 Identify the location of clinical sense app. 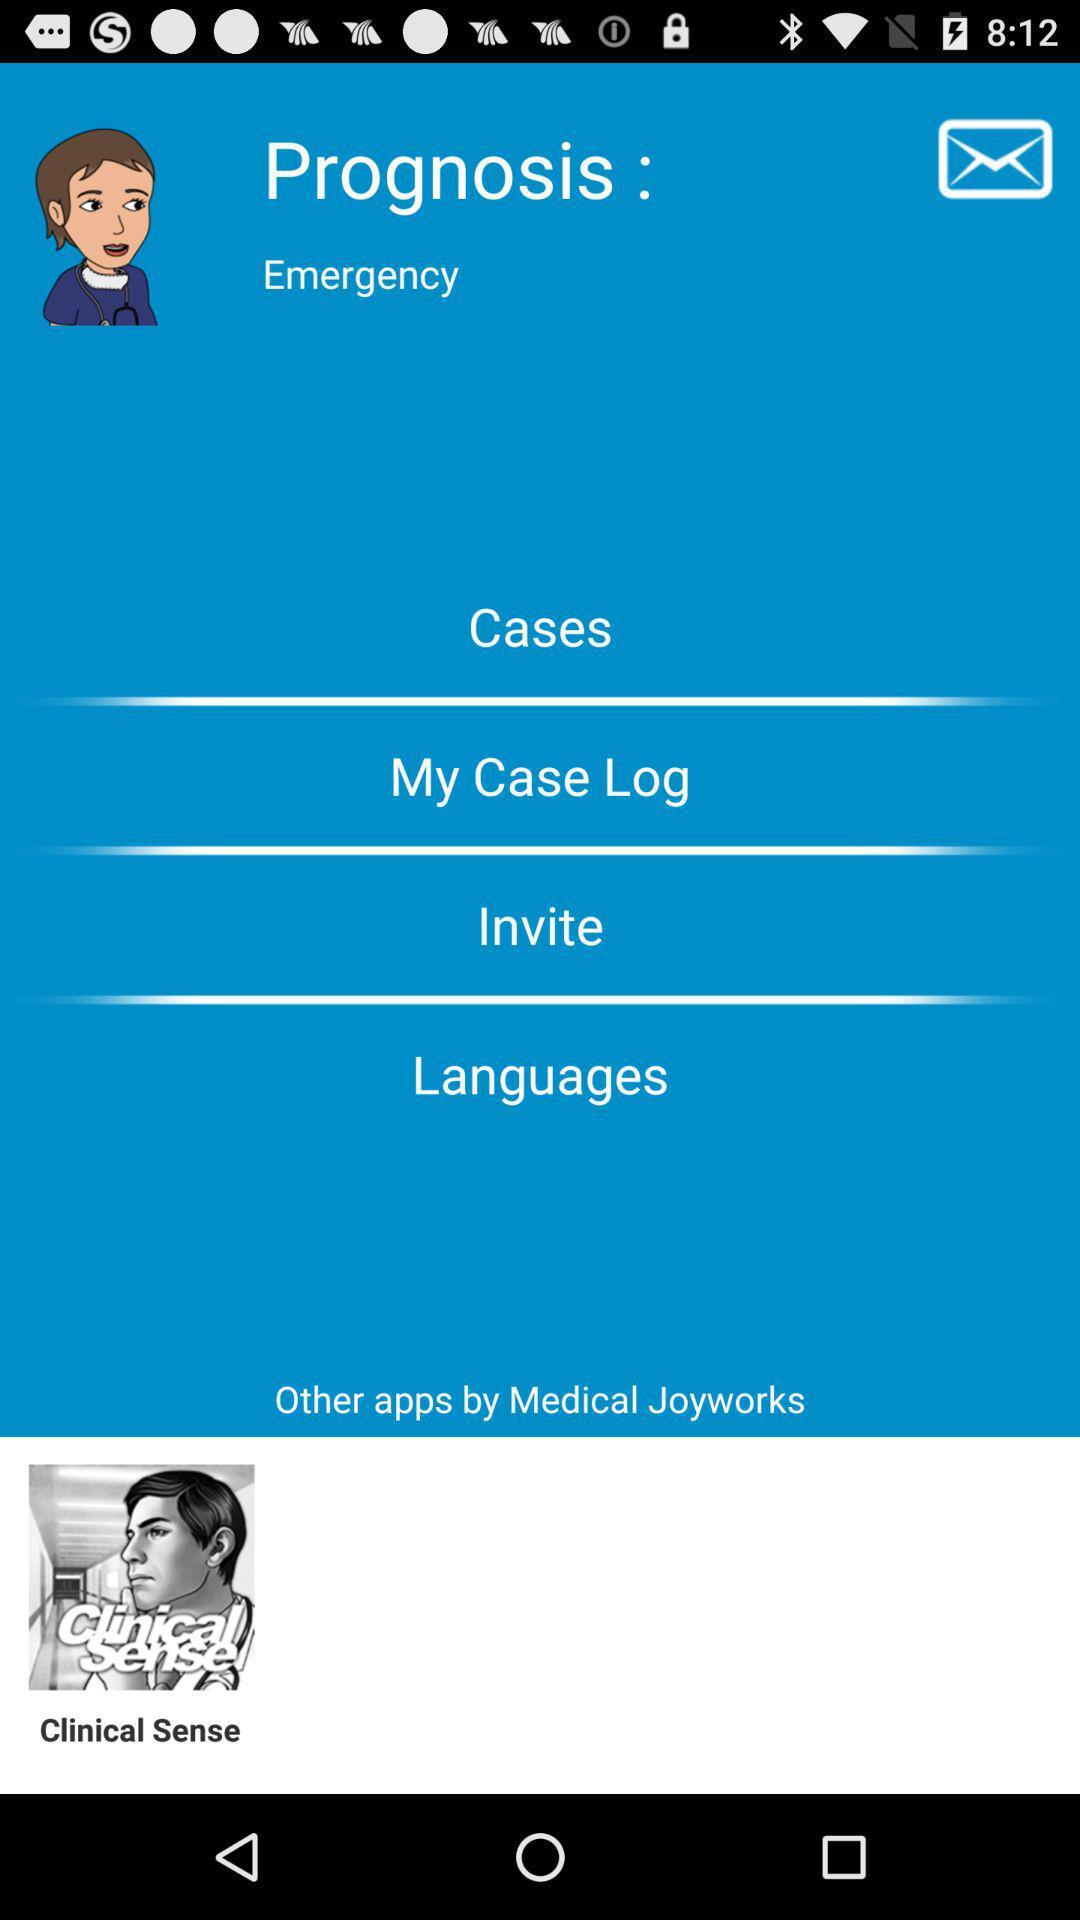
(150, 1728).